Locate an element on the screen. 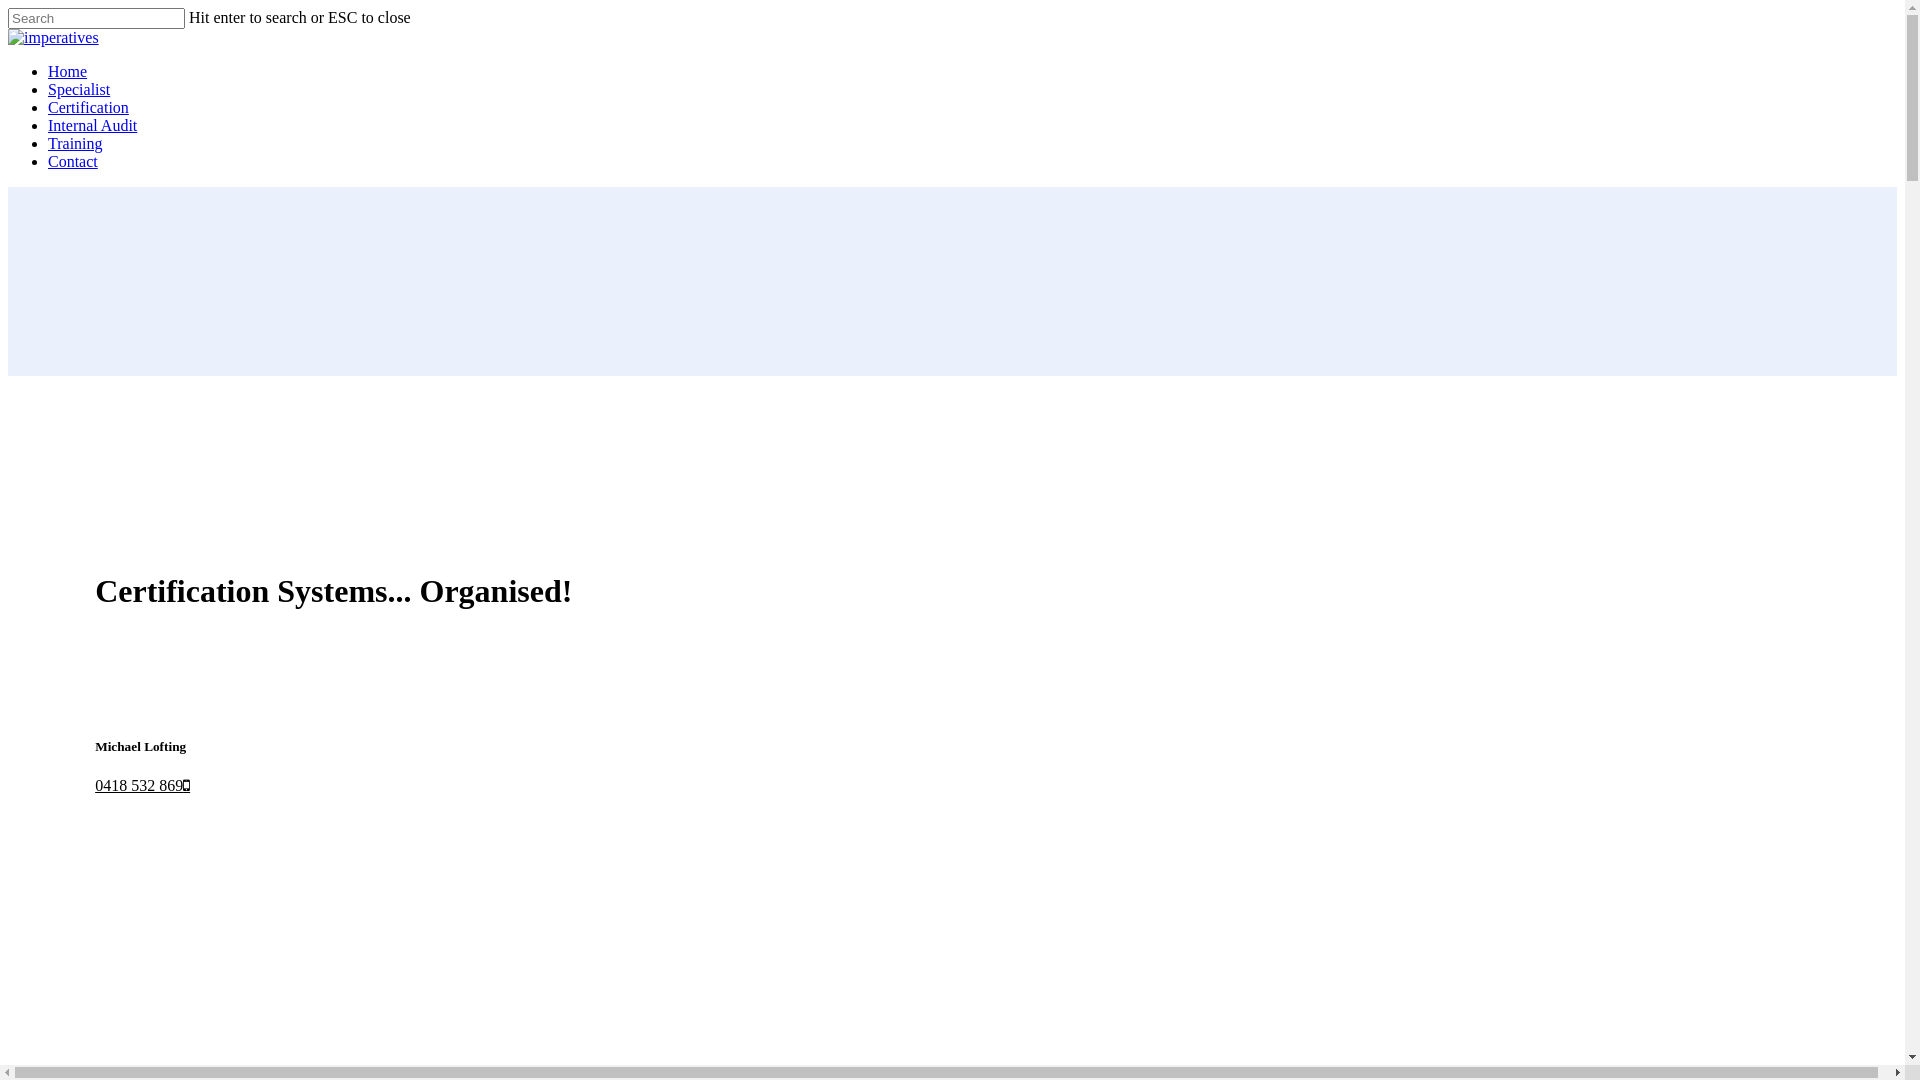 The width and height of the screenshot is (1920, 1080). 'Home' is located at coordinates (67, 70).